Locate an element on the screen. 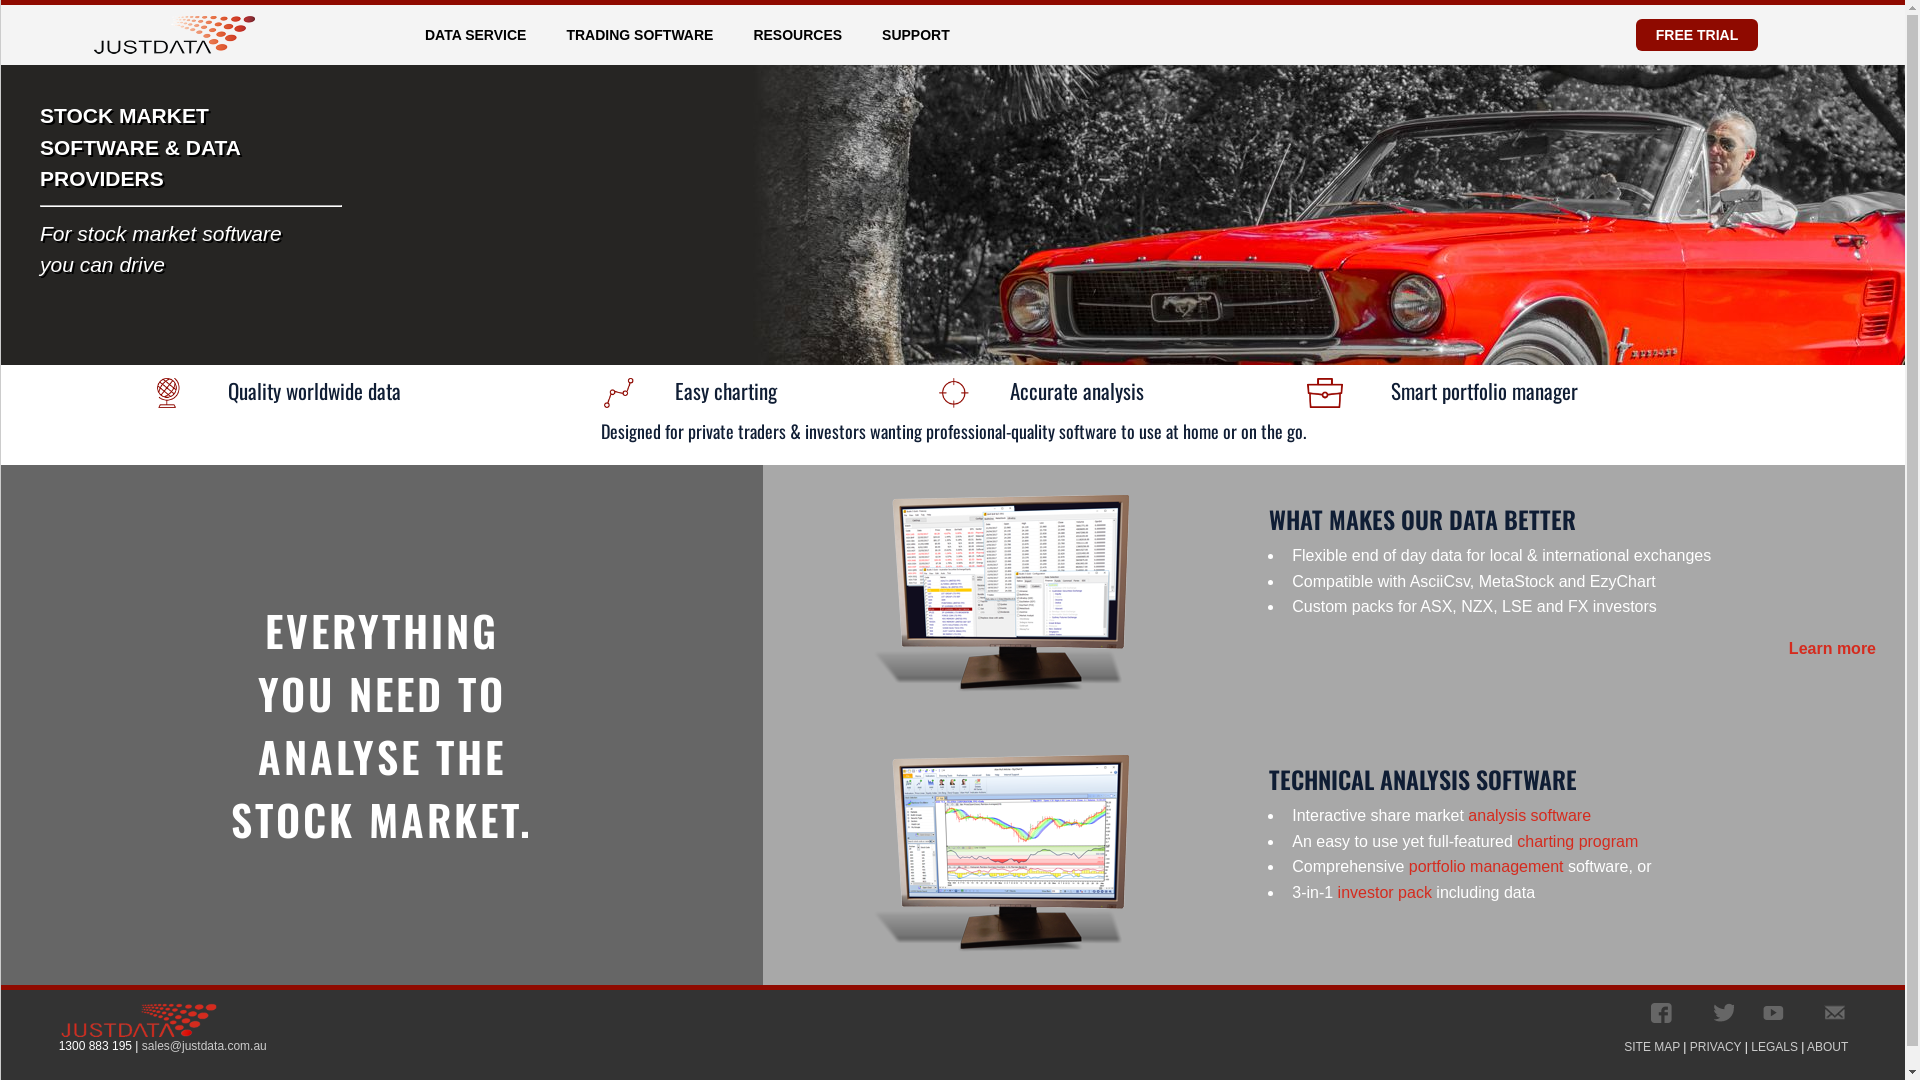 The image size is (1920, 1080). 'investor pack' is located at coordinates (1384, 891).